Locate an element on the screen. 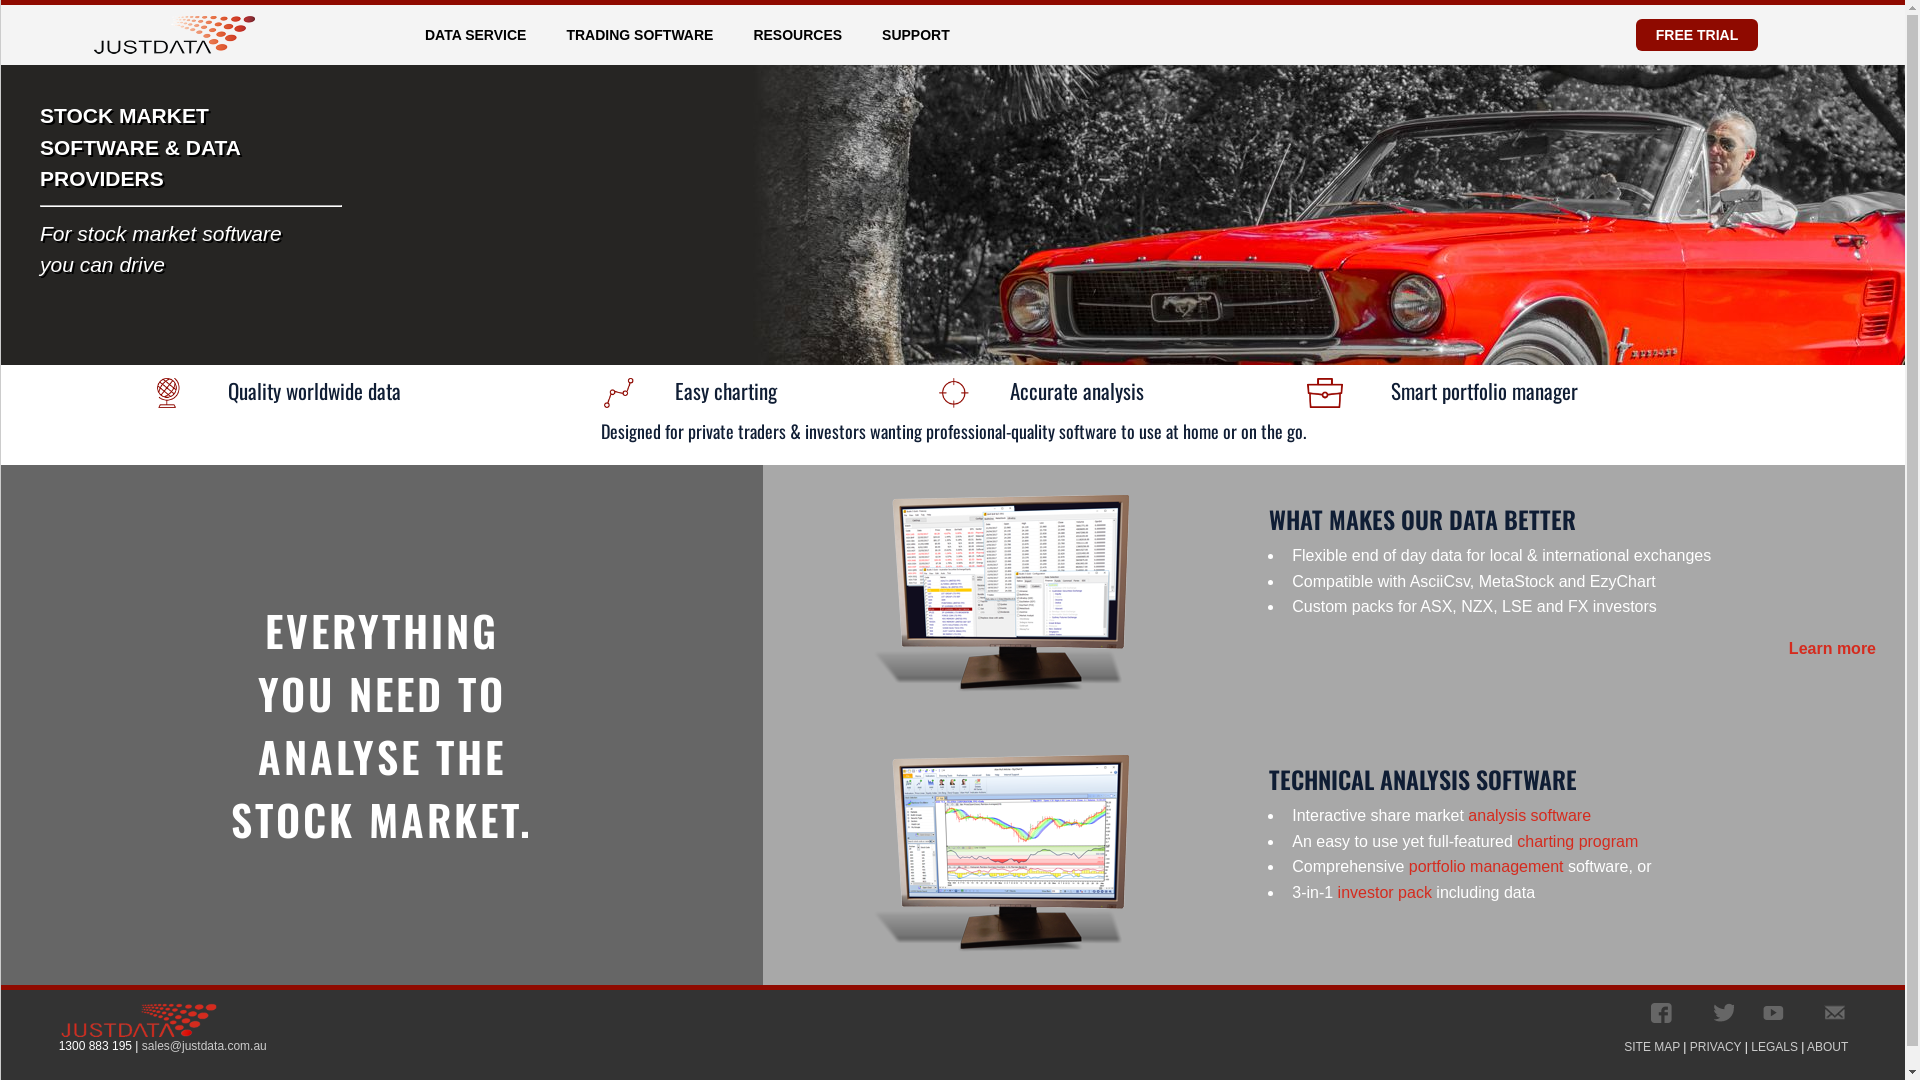 The image size is (1920, 1080). 'investor pack' is located at coordinates (1384, 891).